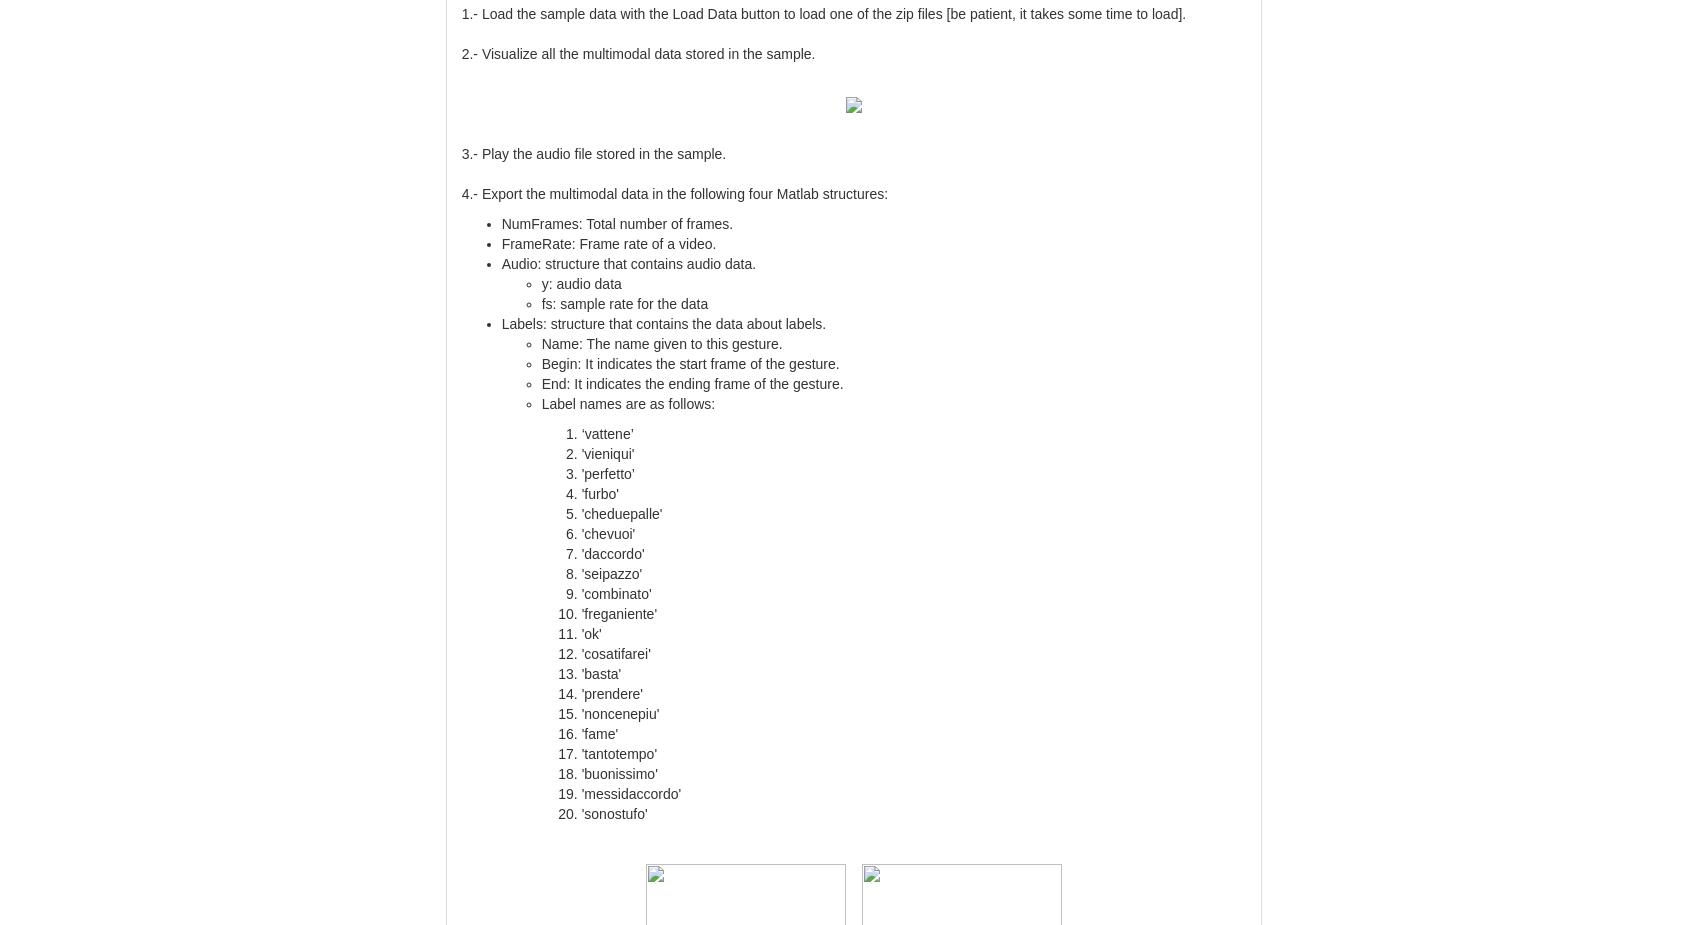  Describe the element at coordinates (823, 12) in the screenshot. I see `'1.- Load the sample data with the Load Data button to load one of the zip files [be patient, it takes some time to load].'` at that location.